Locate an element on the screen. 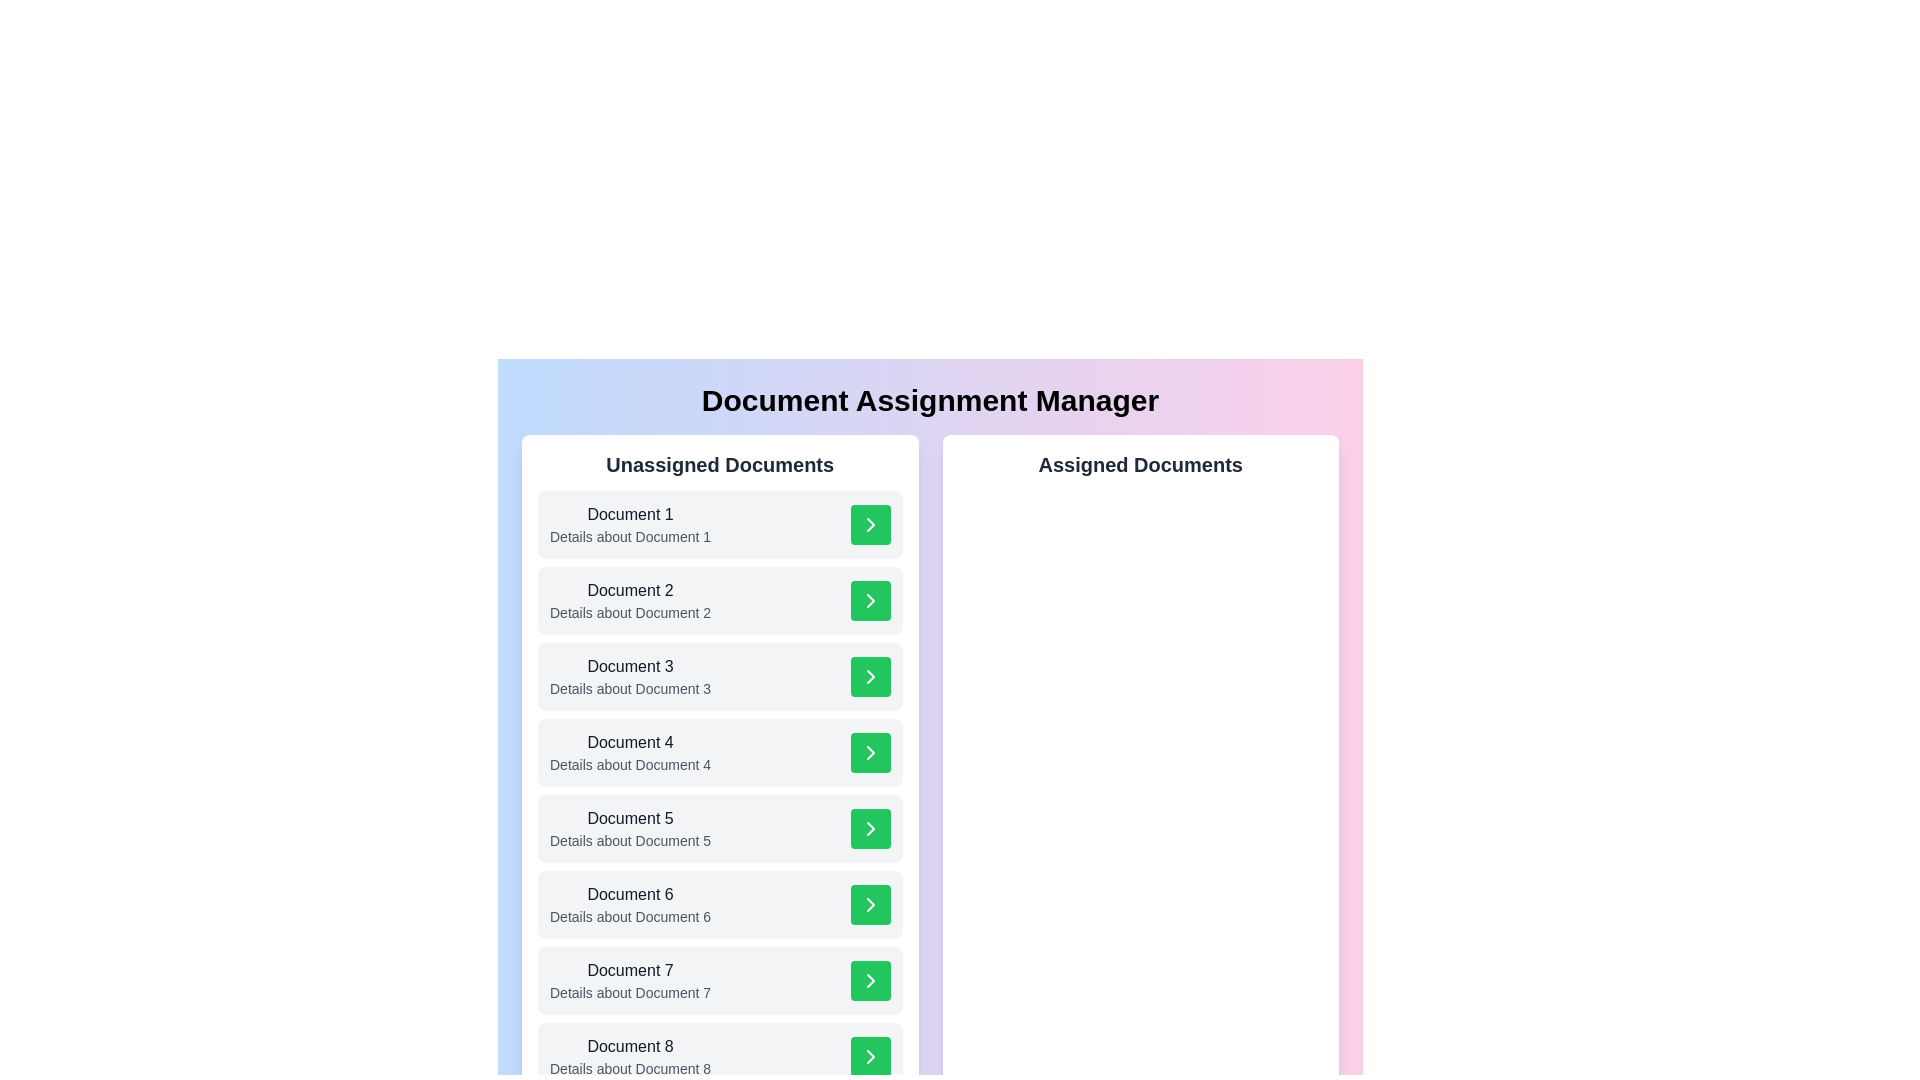 Image resolution: width=1920 pixels, height=1080 pixels. the button located at the far right within the row labeled 'Document 2Details about Document 2' is located at coordinates (870, 600).